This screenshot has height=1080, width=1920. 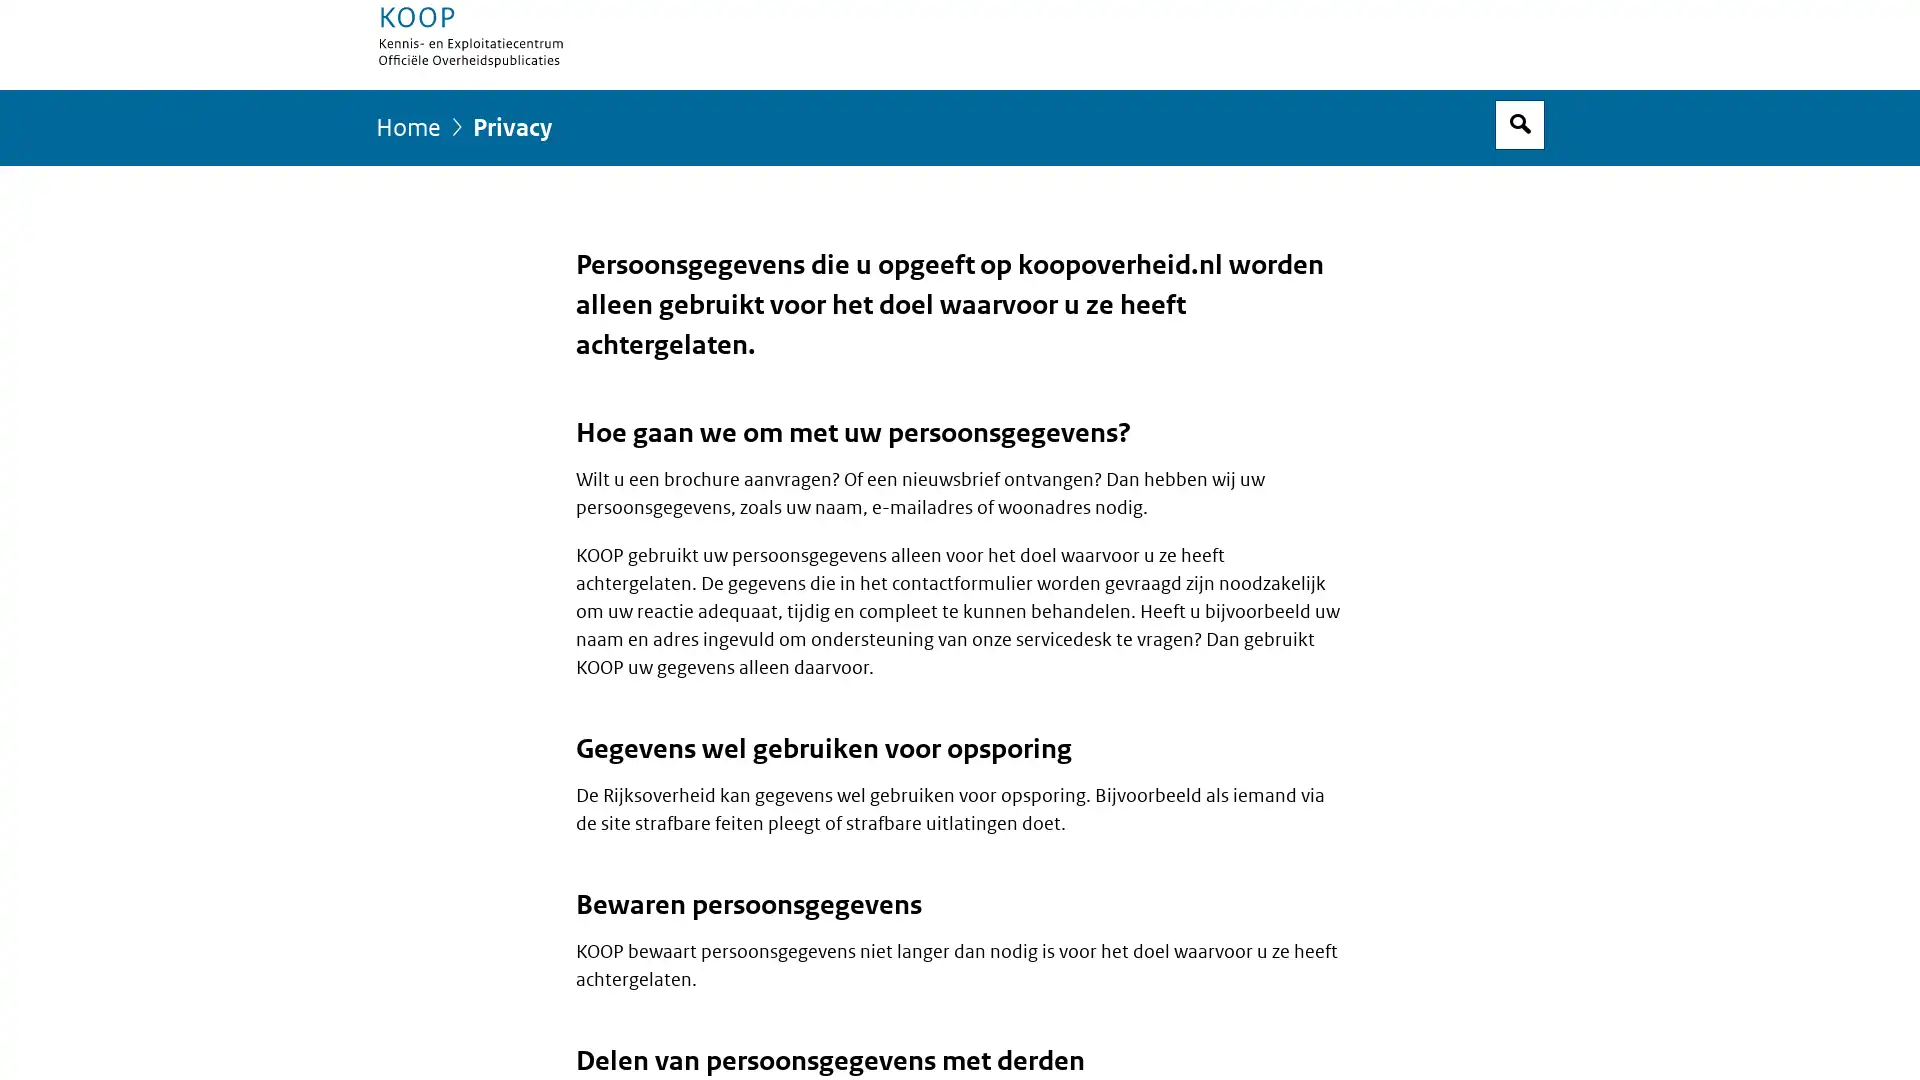 What do you see at coordinates (1520, 124) in the screenshot?
I see `Open zoekveld` at bounding box center [1520, 124].